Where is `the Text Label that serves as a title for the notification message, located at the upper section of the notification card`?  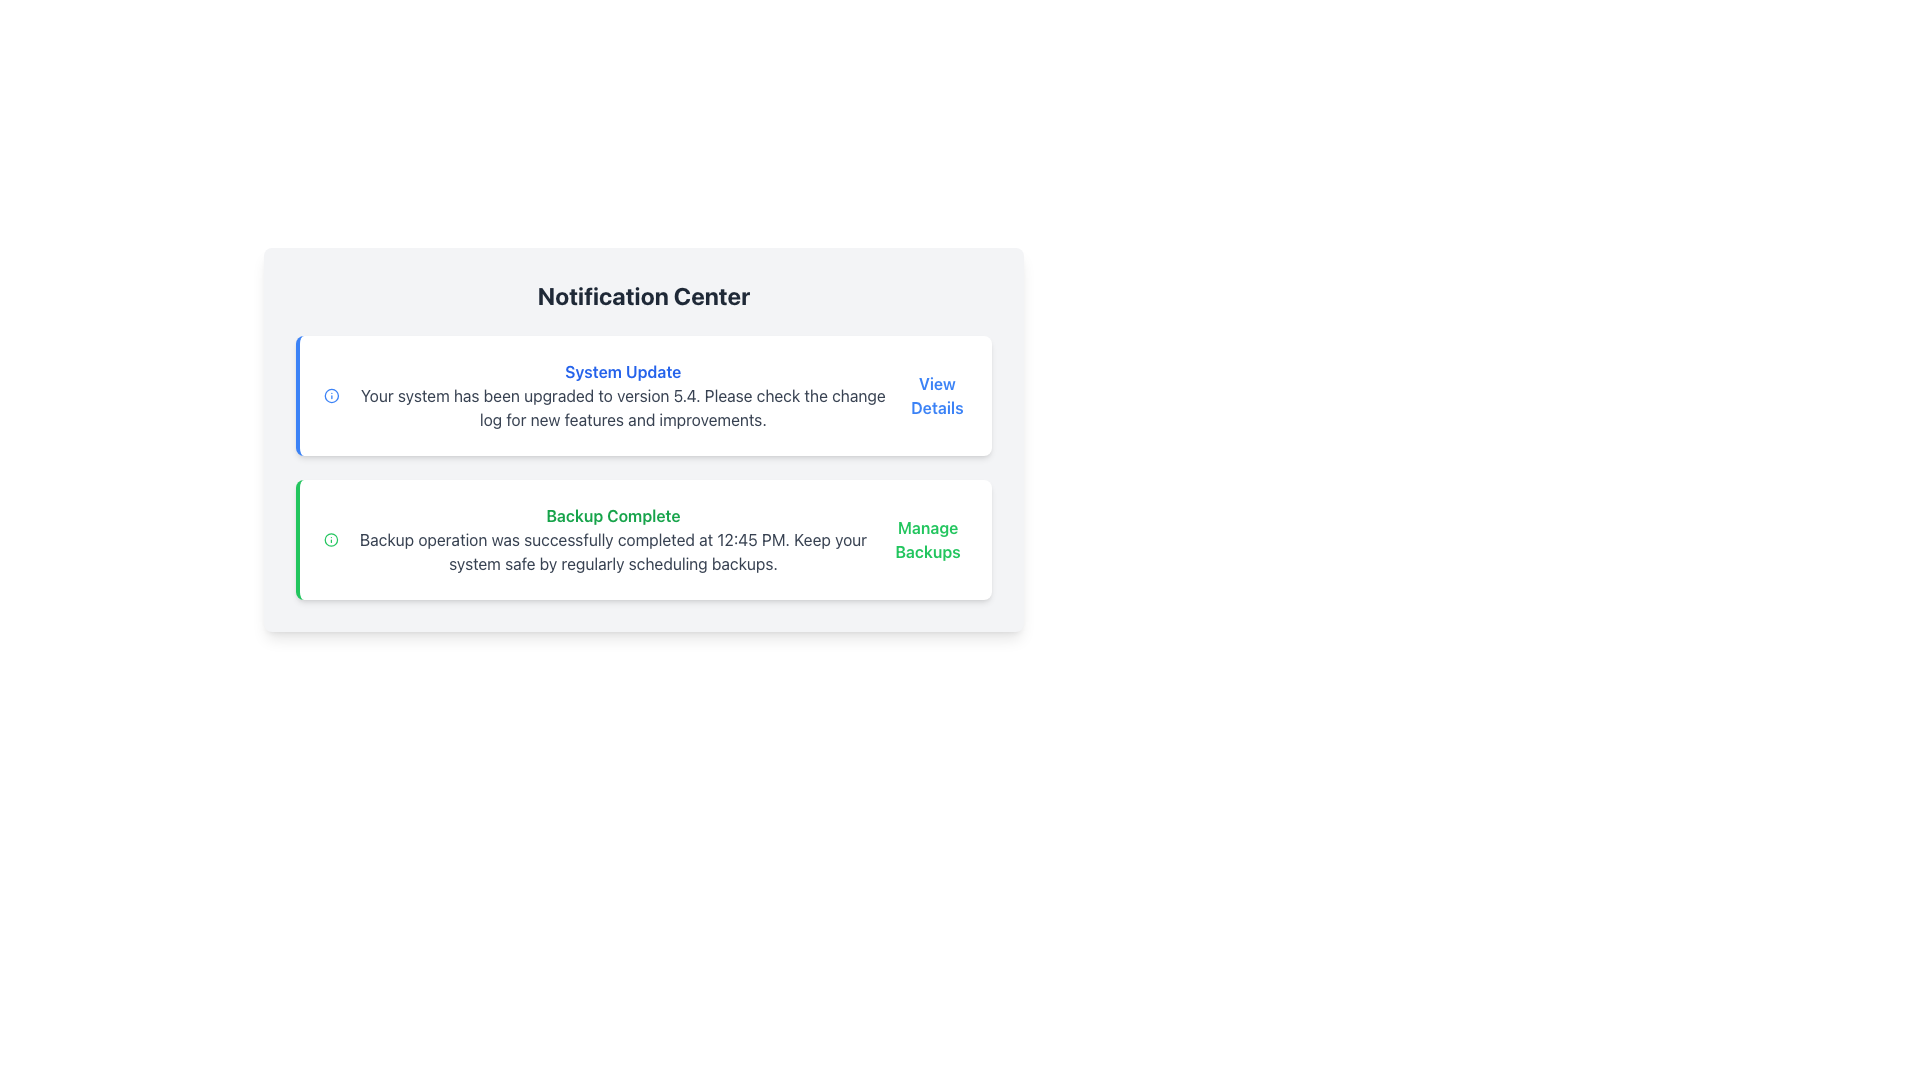
the Text Label that serves as a title for the notification message, located at the upper section of the notification card is located at coordinates (622, 371).